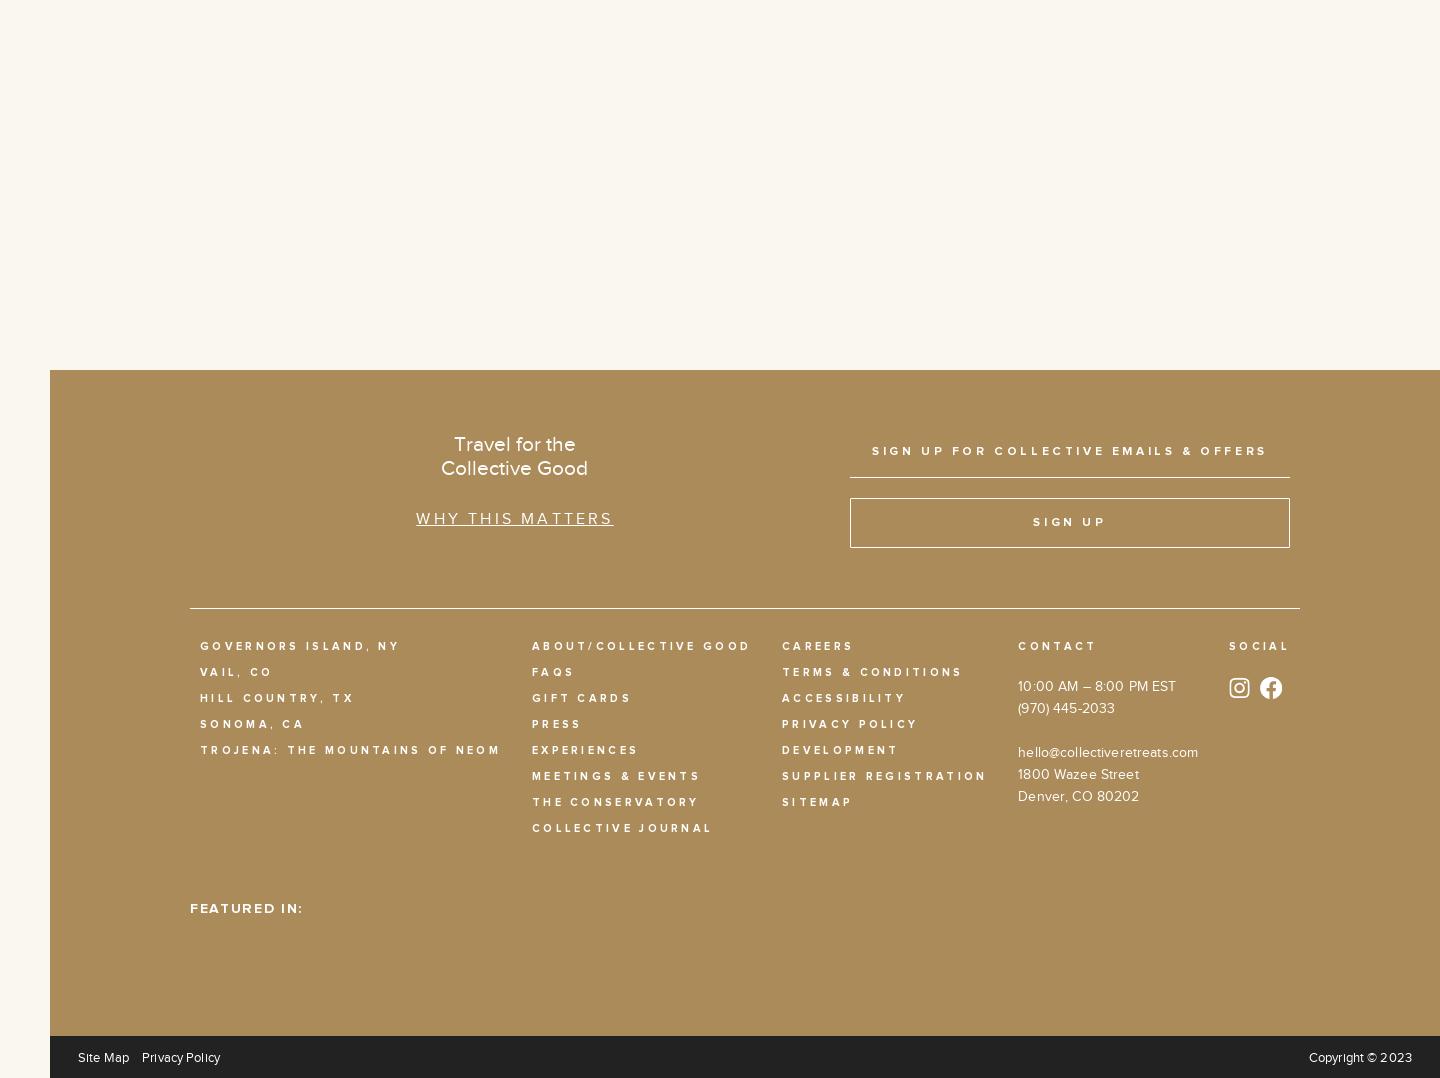  Describe the element at coordinates (512, 444) in the screenshot. I see `'Travel for the'` at that location.